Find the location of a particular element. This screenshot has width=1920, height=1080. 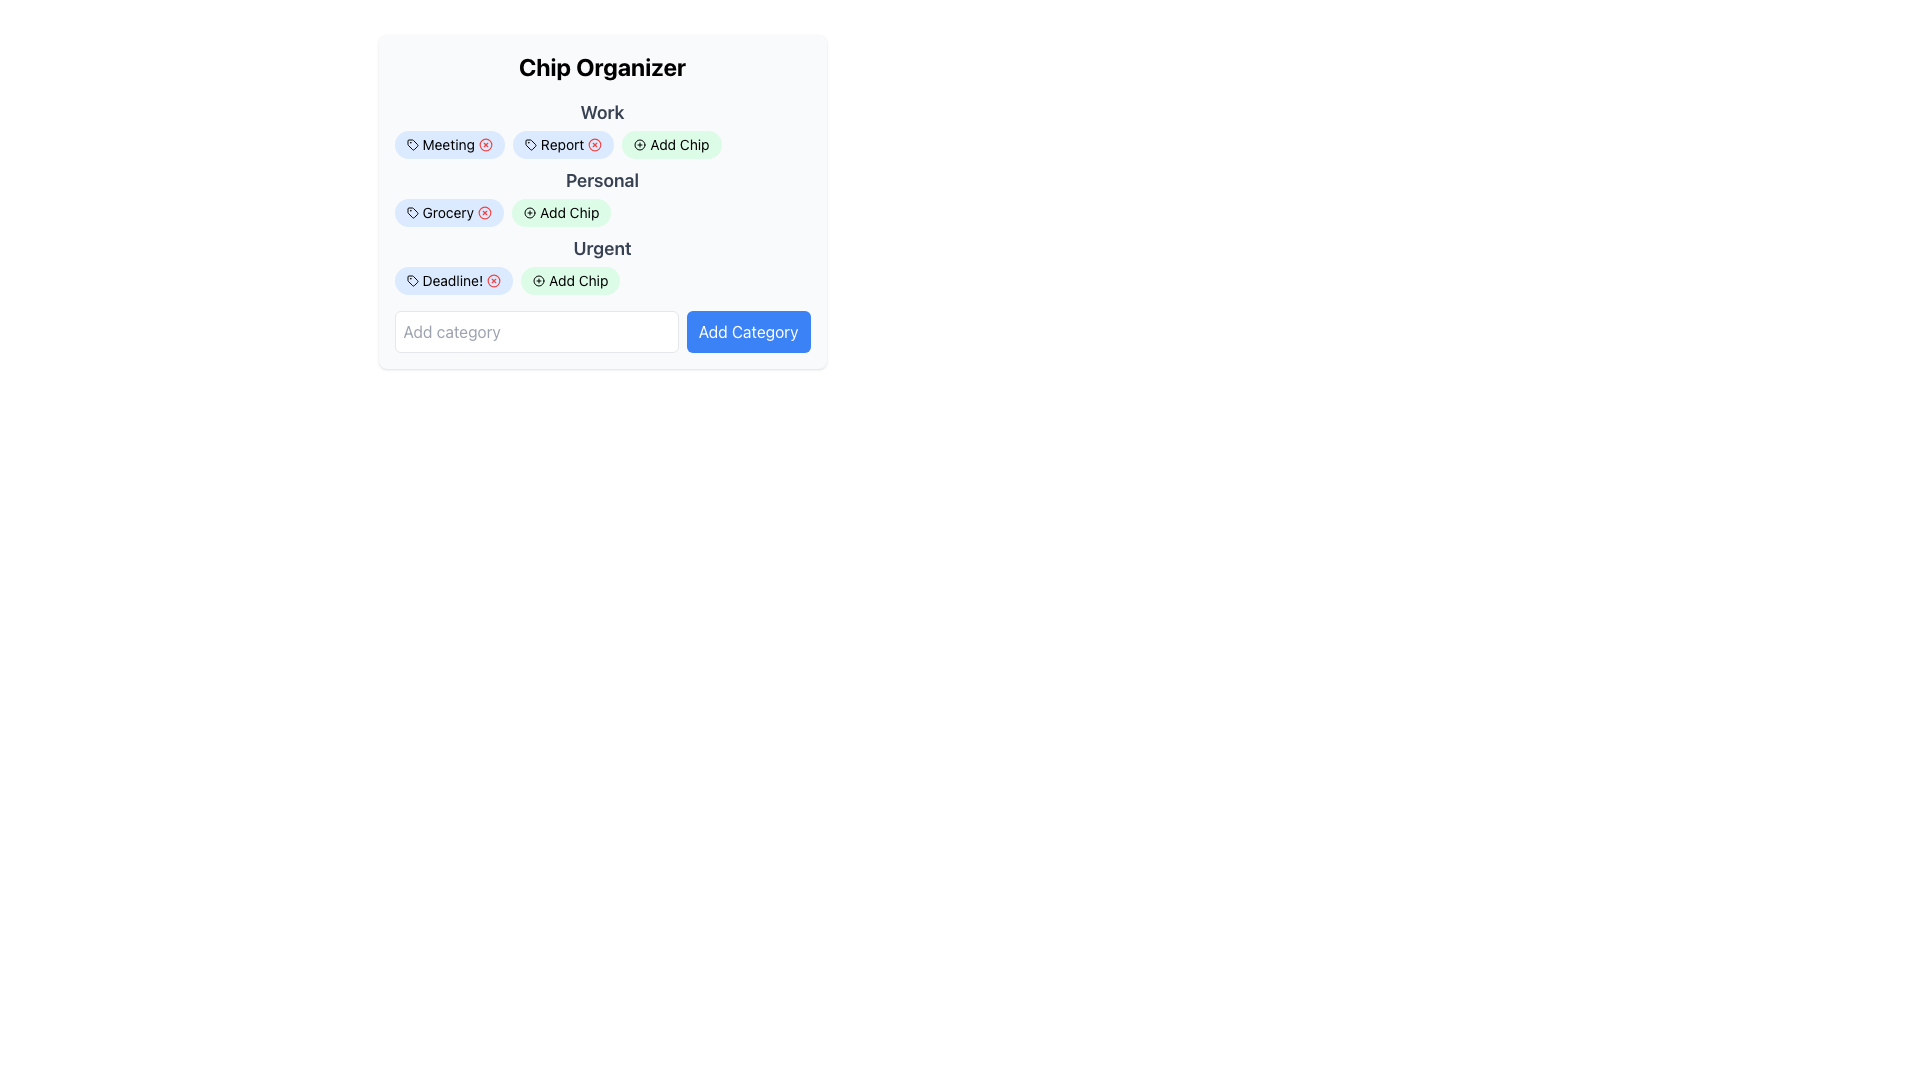

header text label indicating the category or section above the clickable chips is located at coordinates (601, 128).